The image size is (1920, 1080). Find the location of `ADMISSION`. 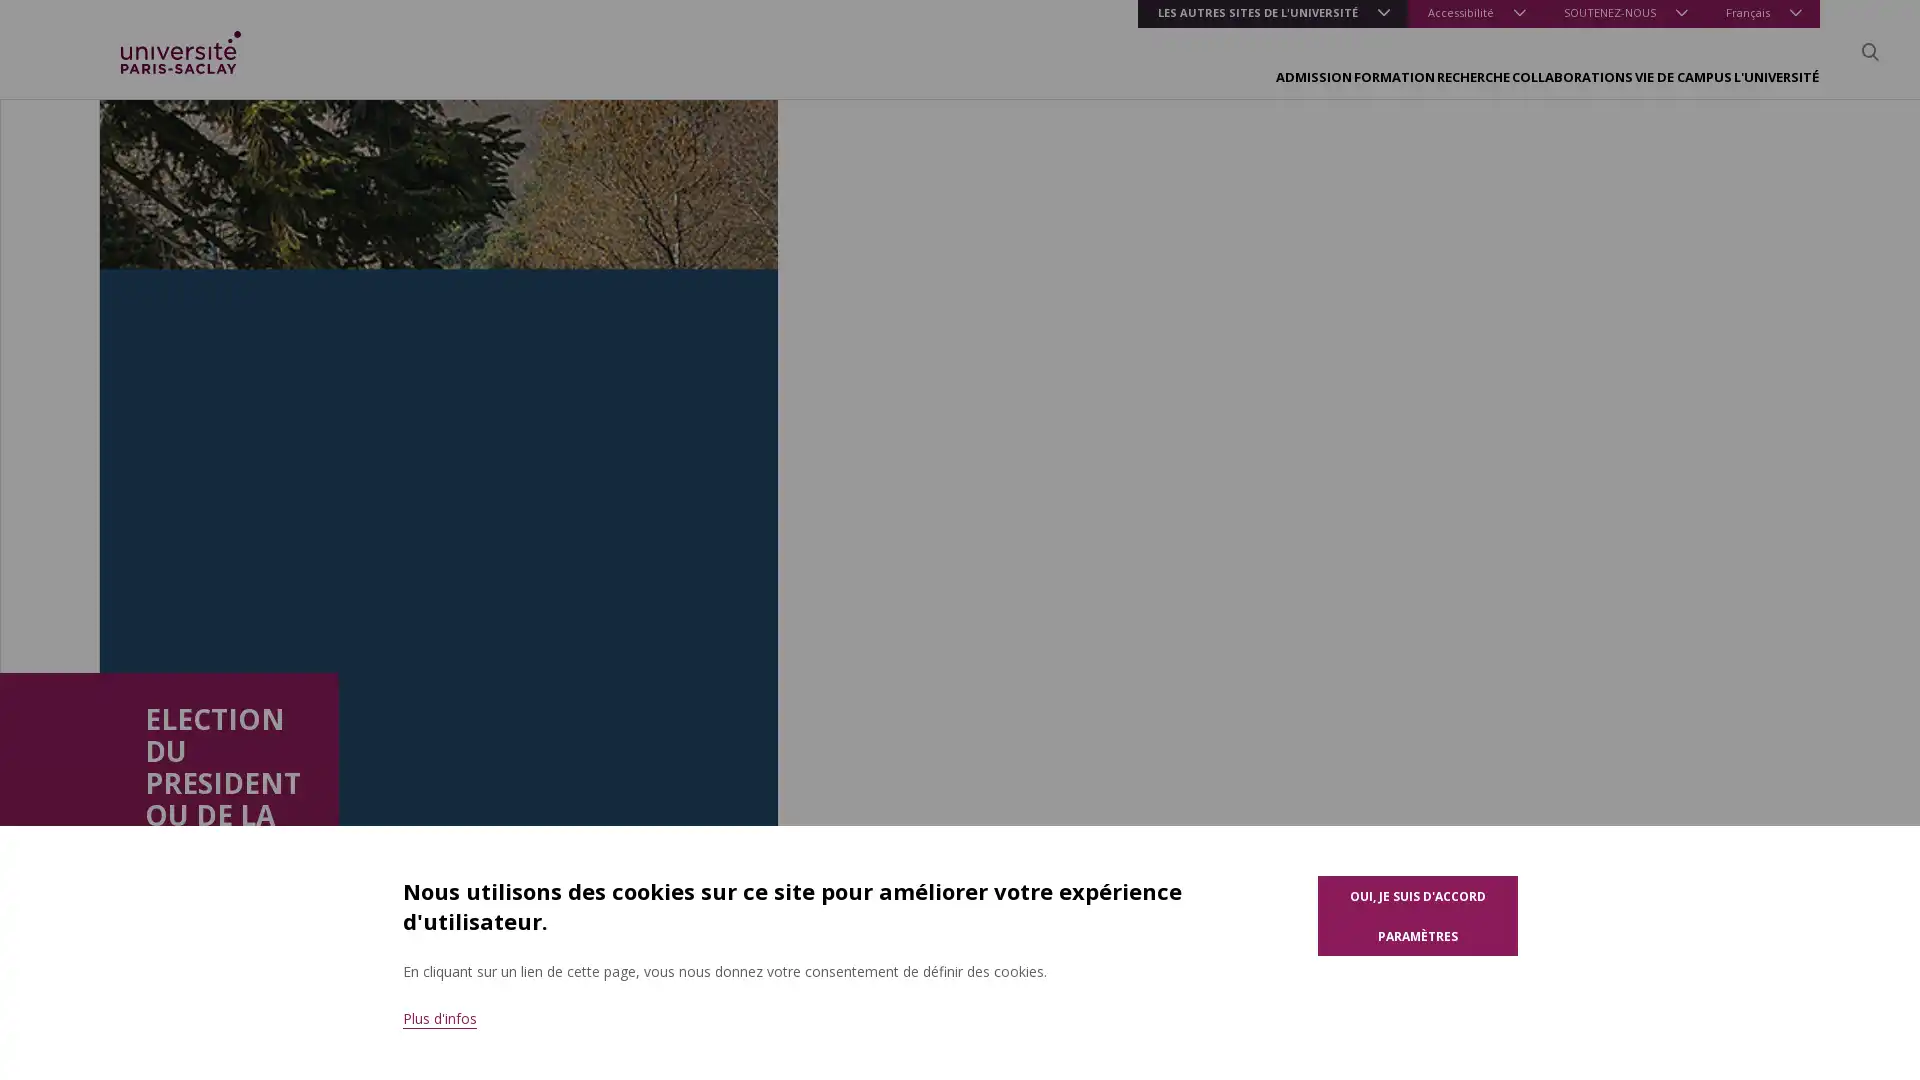

ADMISSION is located at coordinates (1000, 68).